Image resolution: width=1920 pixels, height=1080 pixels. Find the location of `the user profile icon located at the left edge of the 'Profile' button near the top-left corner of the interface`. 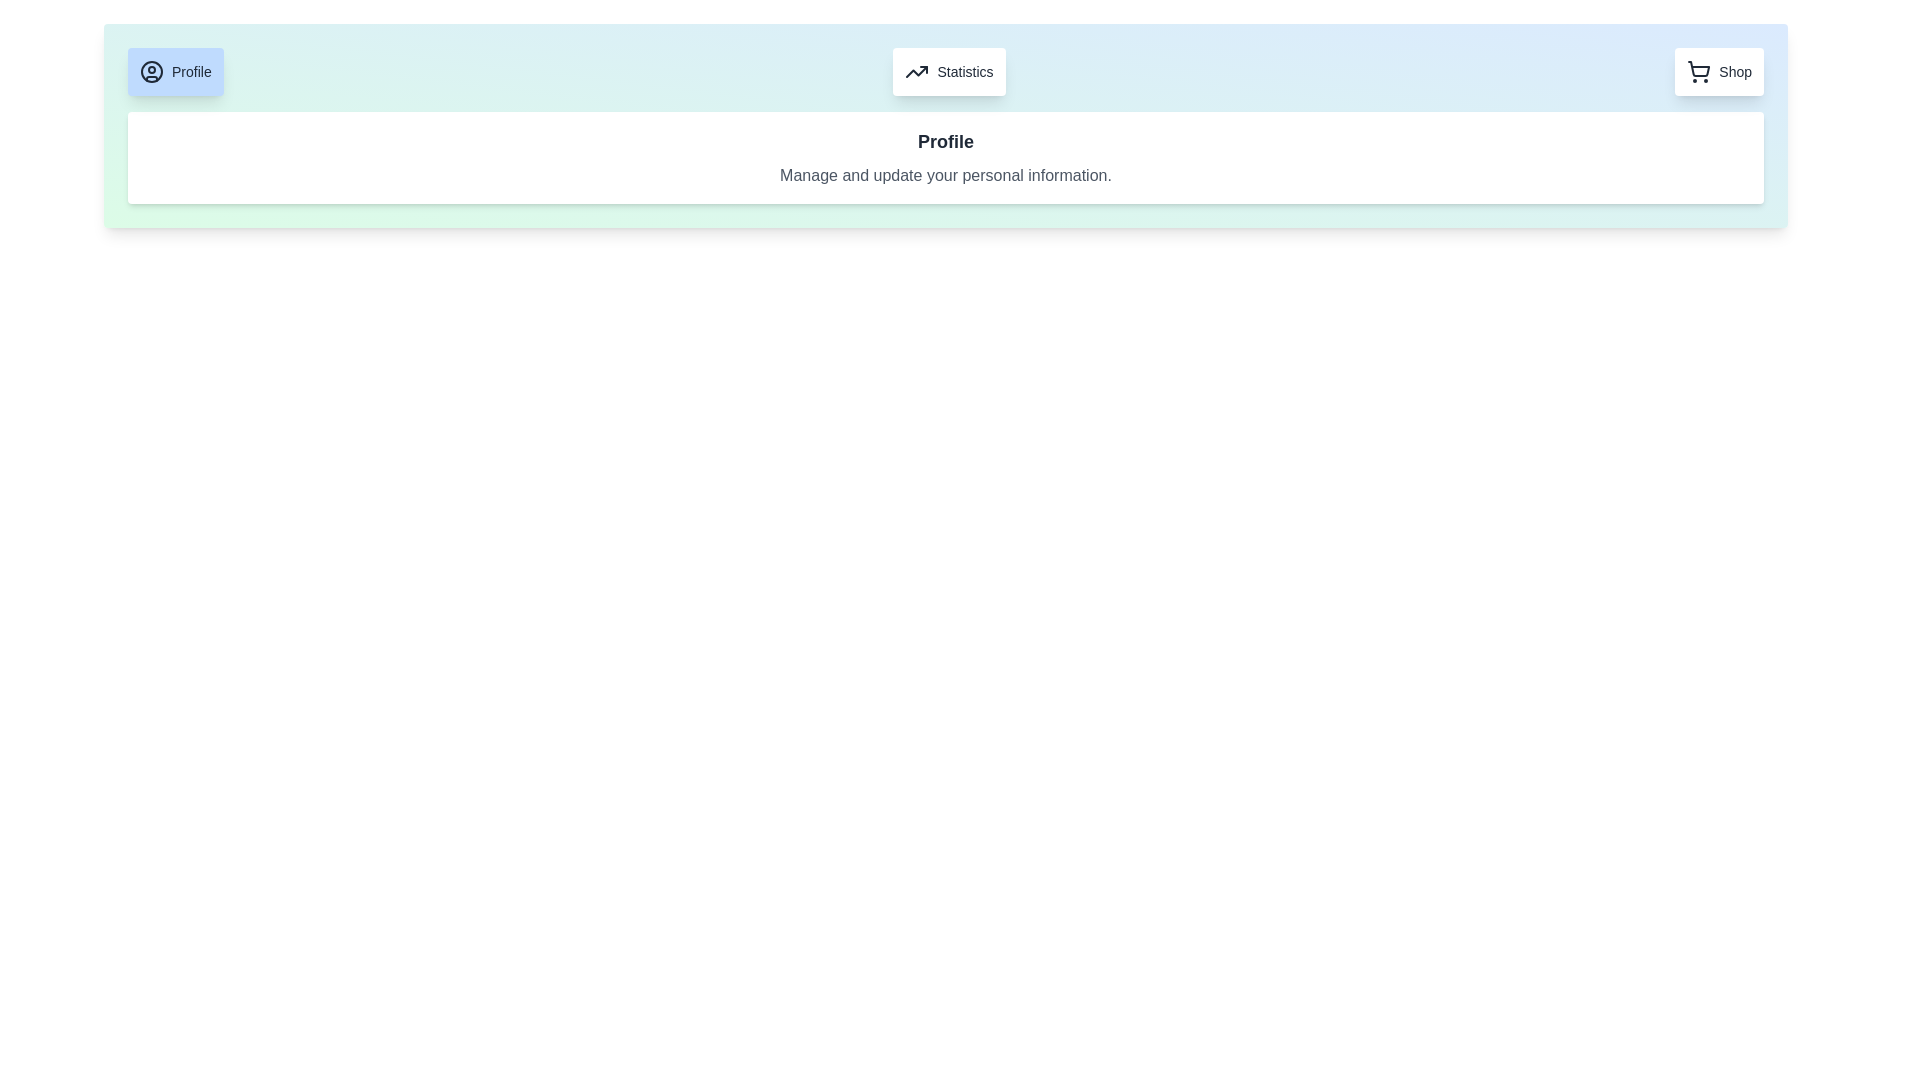

the user profile icon located at the left edge of the 'Profile' button near the top-left corner of the interface is located at coordinates (151, 71).